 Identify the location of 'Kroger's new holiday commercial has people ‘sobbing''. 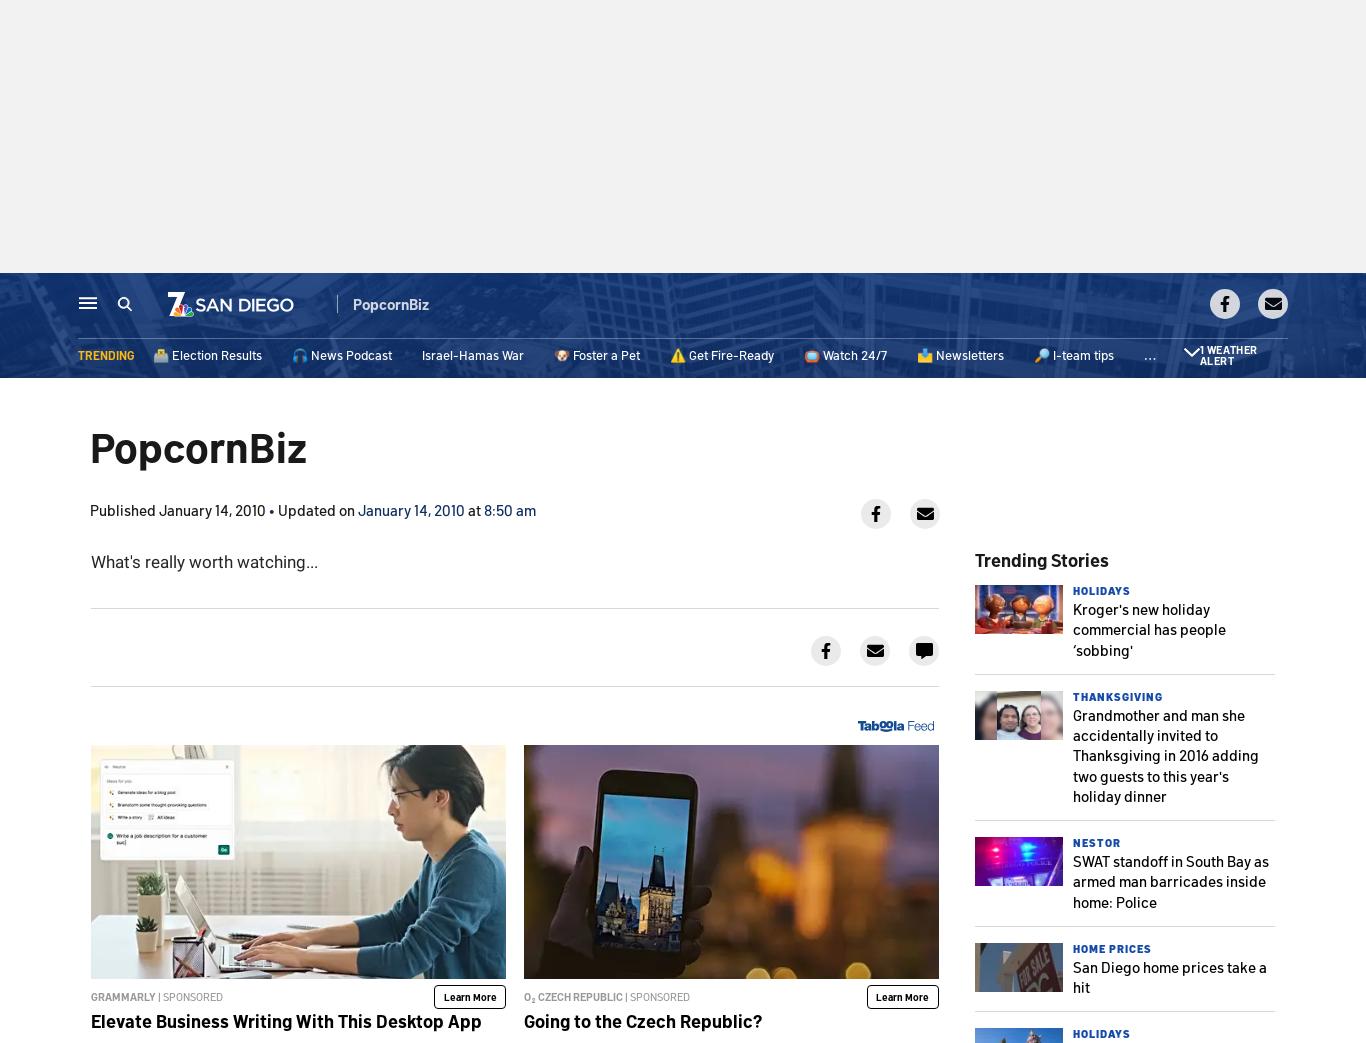
(1149, 627).